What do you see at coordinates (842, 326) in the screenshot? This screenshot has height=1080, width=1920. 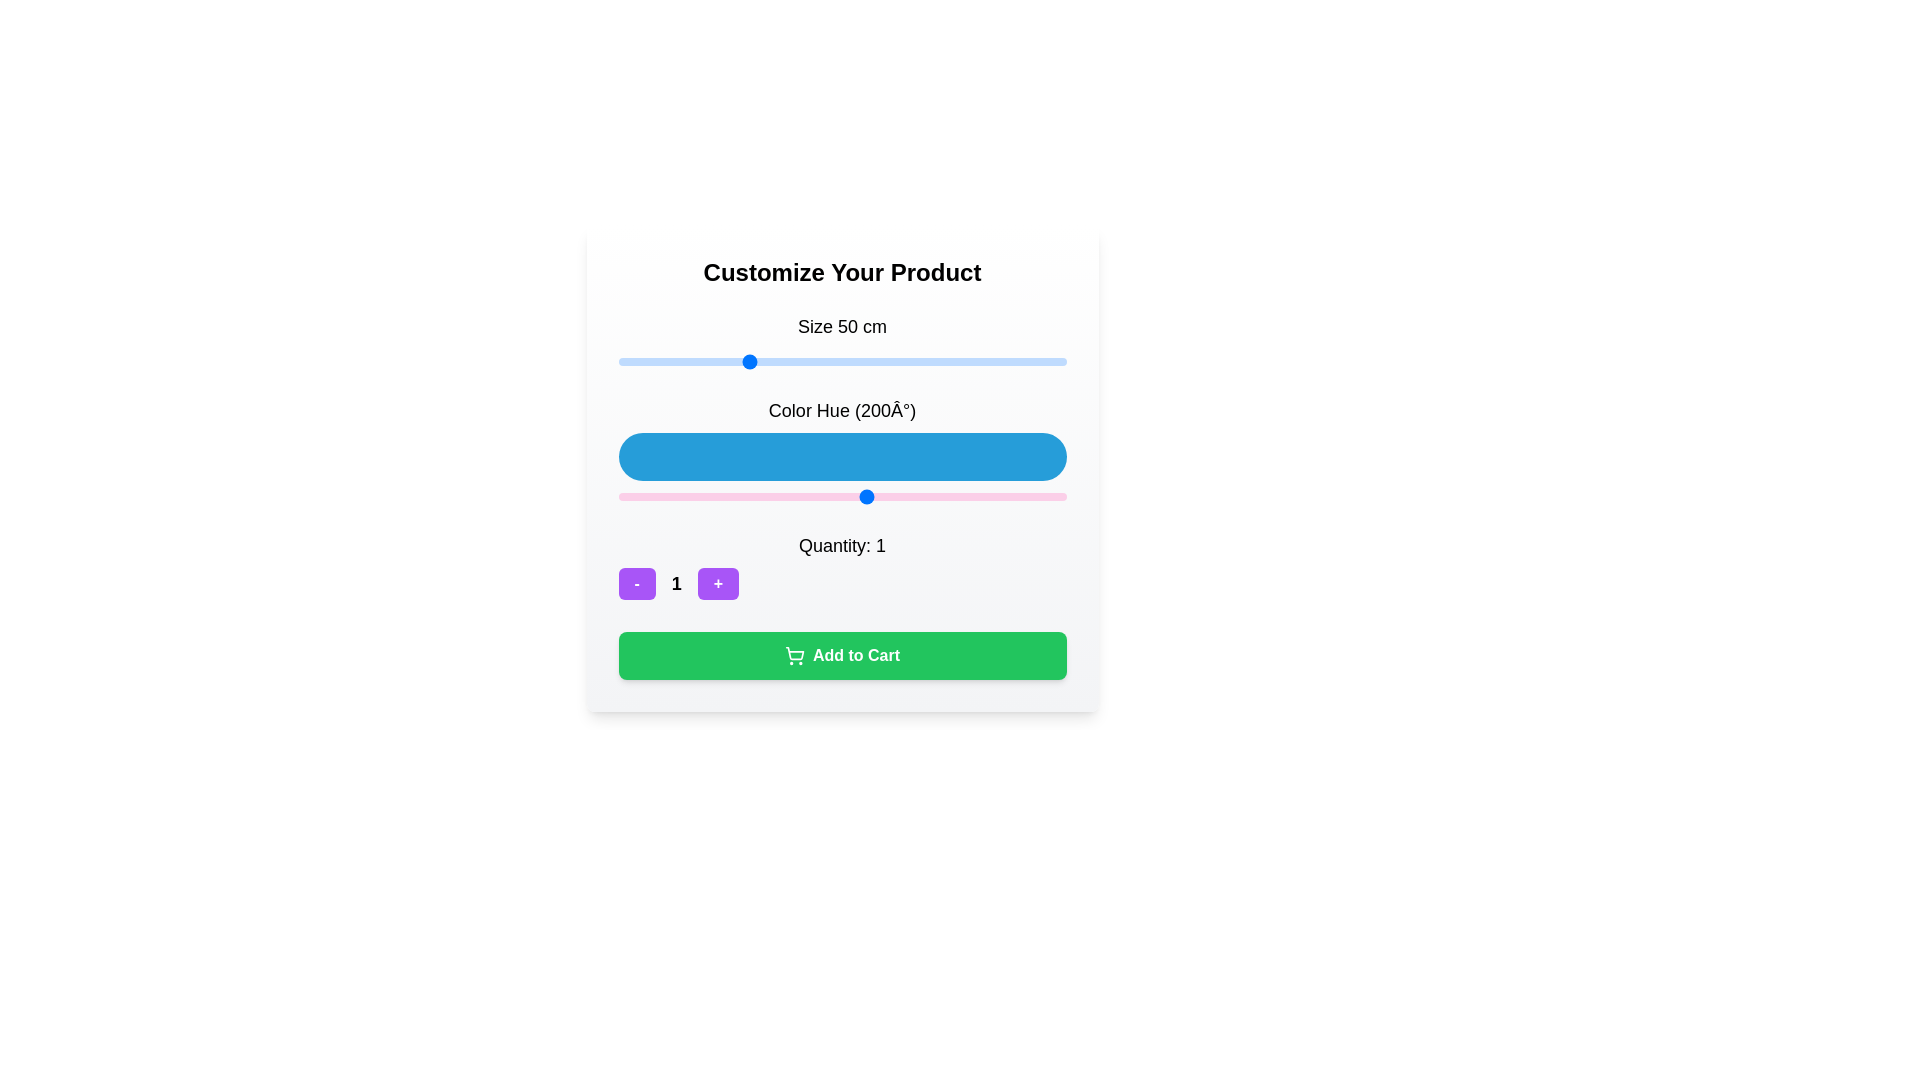 I see `the text label displaying 'Size 50 cm' in bold font, located above the horizontal slider and below the section header 'Customize Your Product'` at bounding box center [842, 326].